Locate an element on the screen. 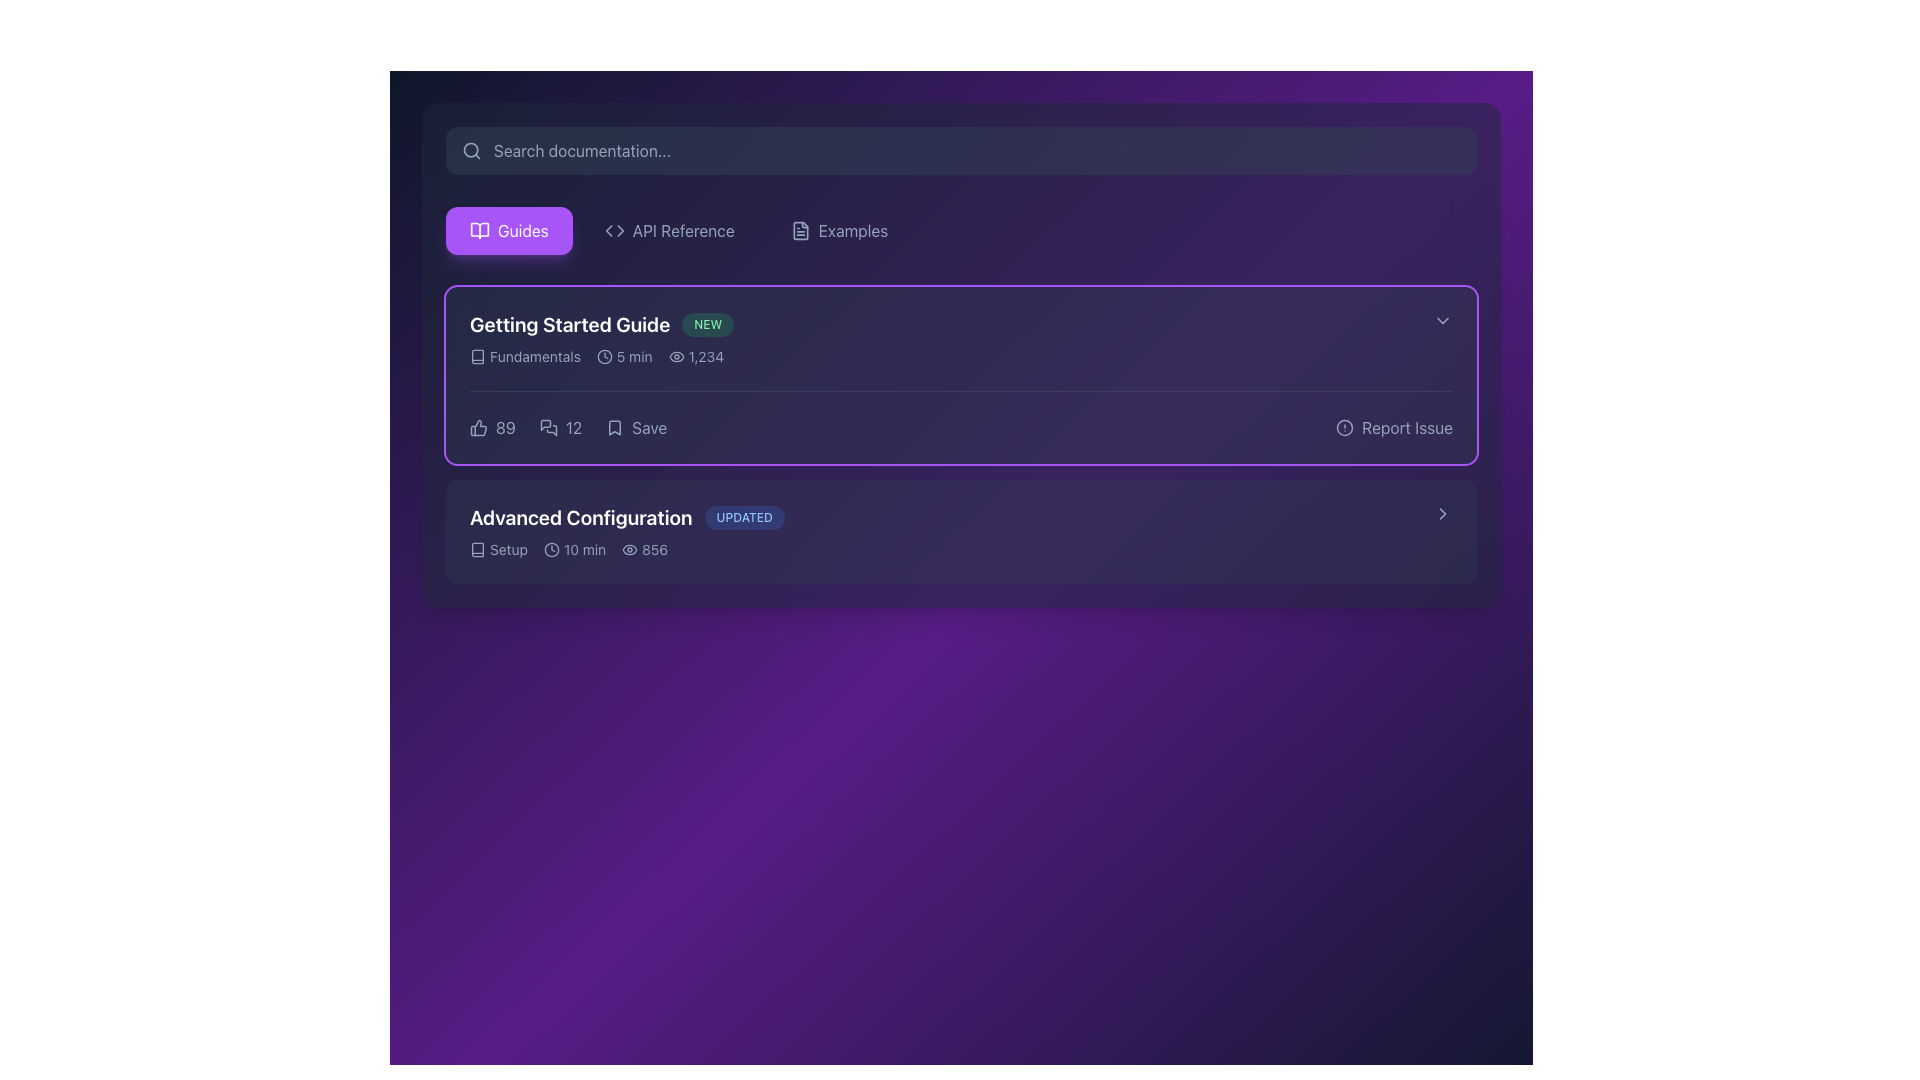  the text element displaying 'Getting Started Guide' which is prominently positioned in the upper-left section of the main content area on a dark blue background is located at coordinates (569, 323).